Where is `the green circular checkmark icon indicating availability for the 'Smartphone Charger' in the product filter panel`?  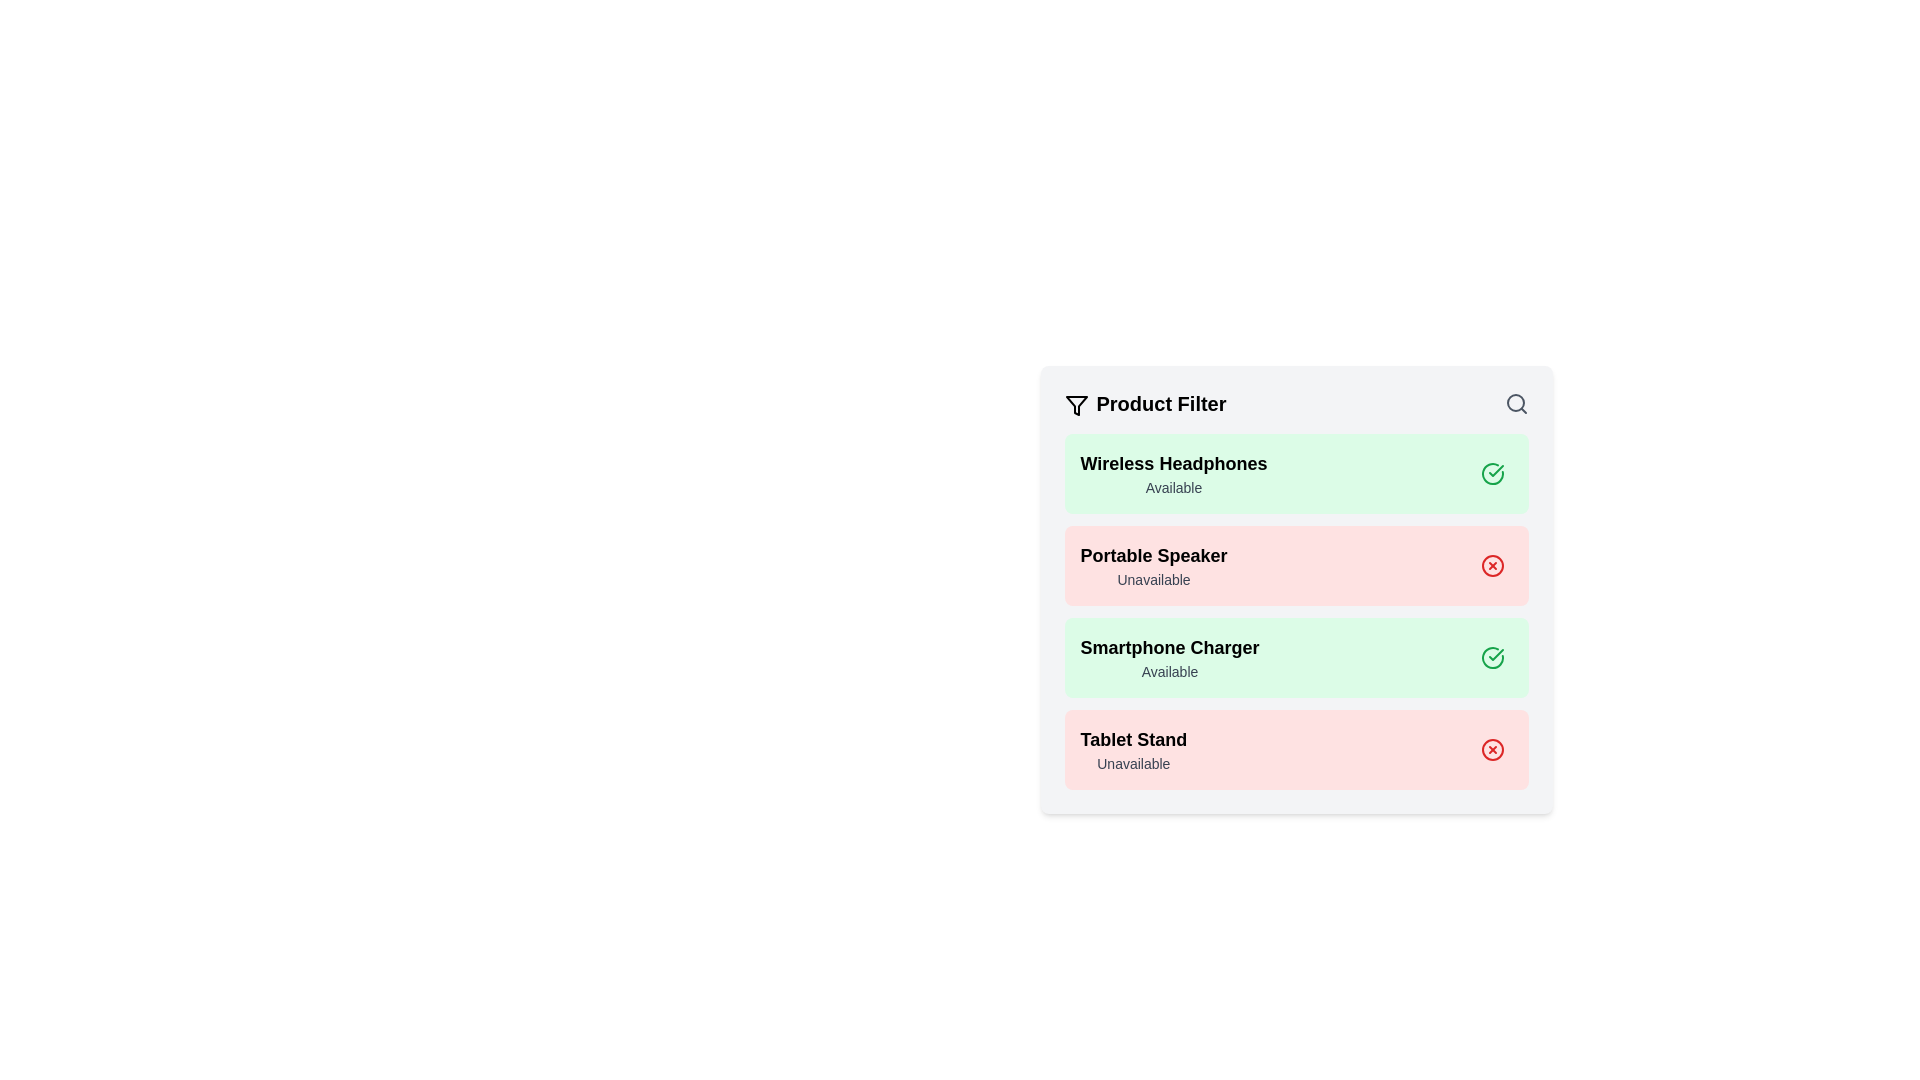 the green circular checkmark icon indicating availability for the 'Smartphone Charger' in the product filter panel is located at coordinates (1492, 658).